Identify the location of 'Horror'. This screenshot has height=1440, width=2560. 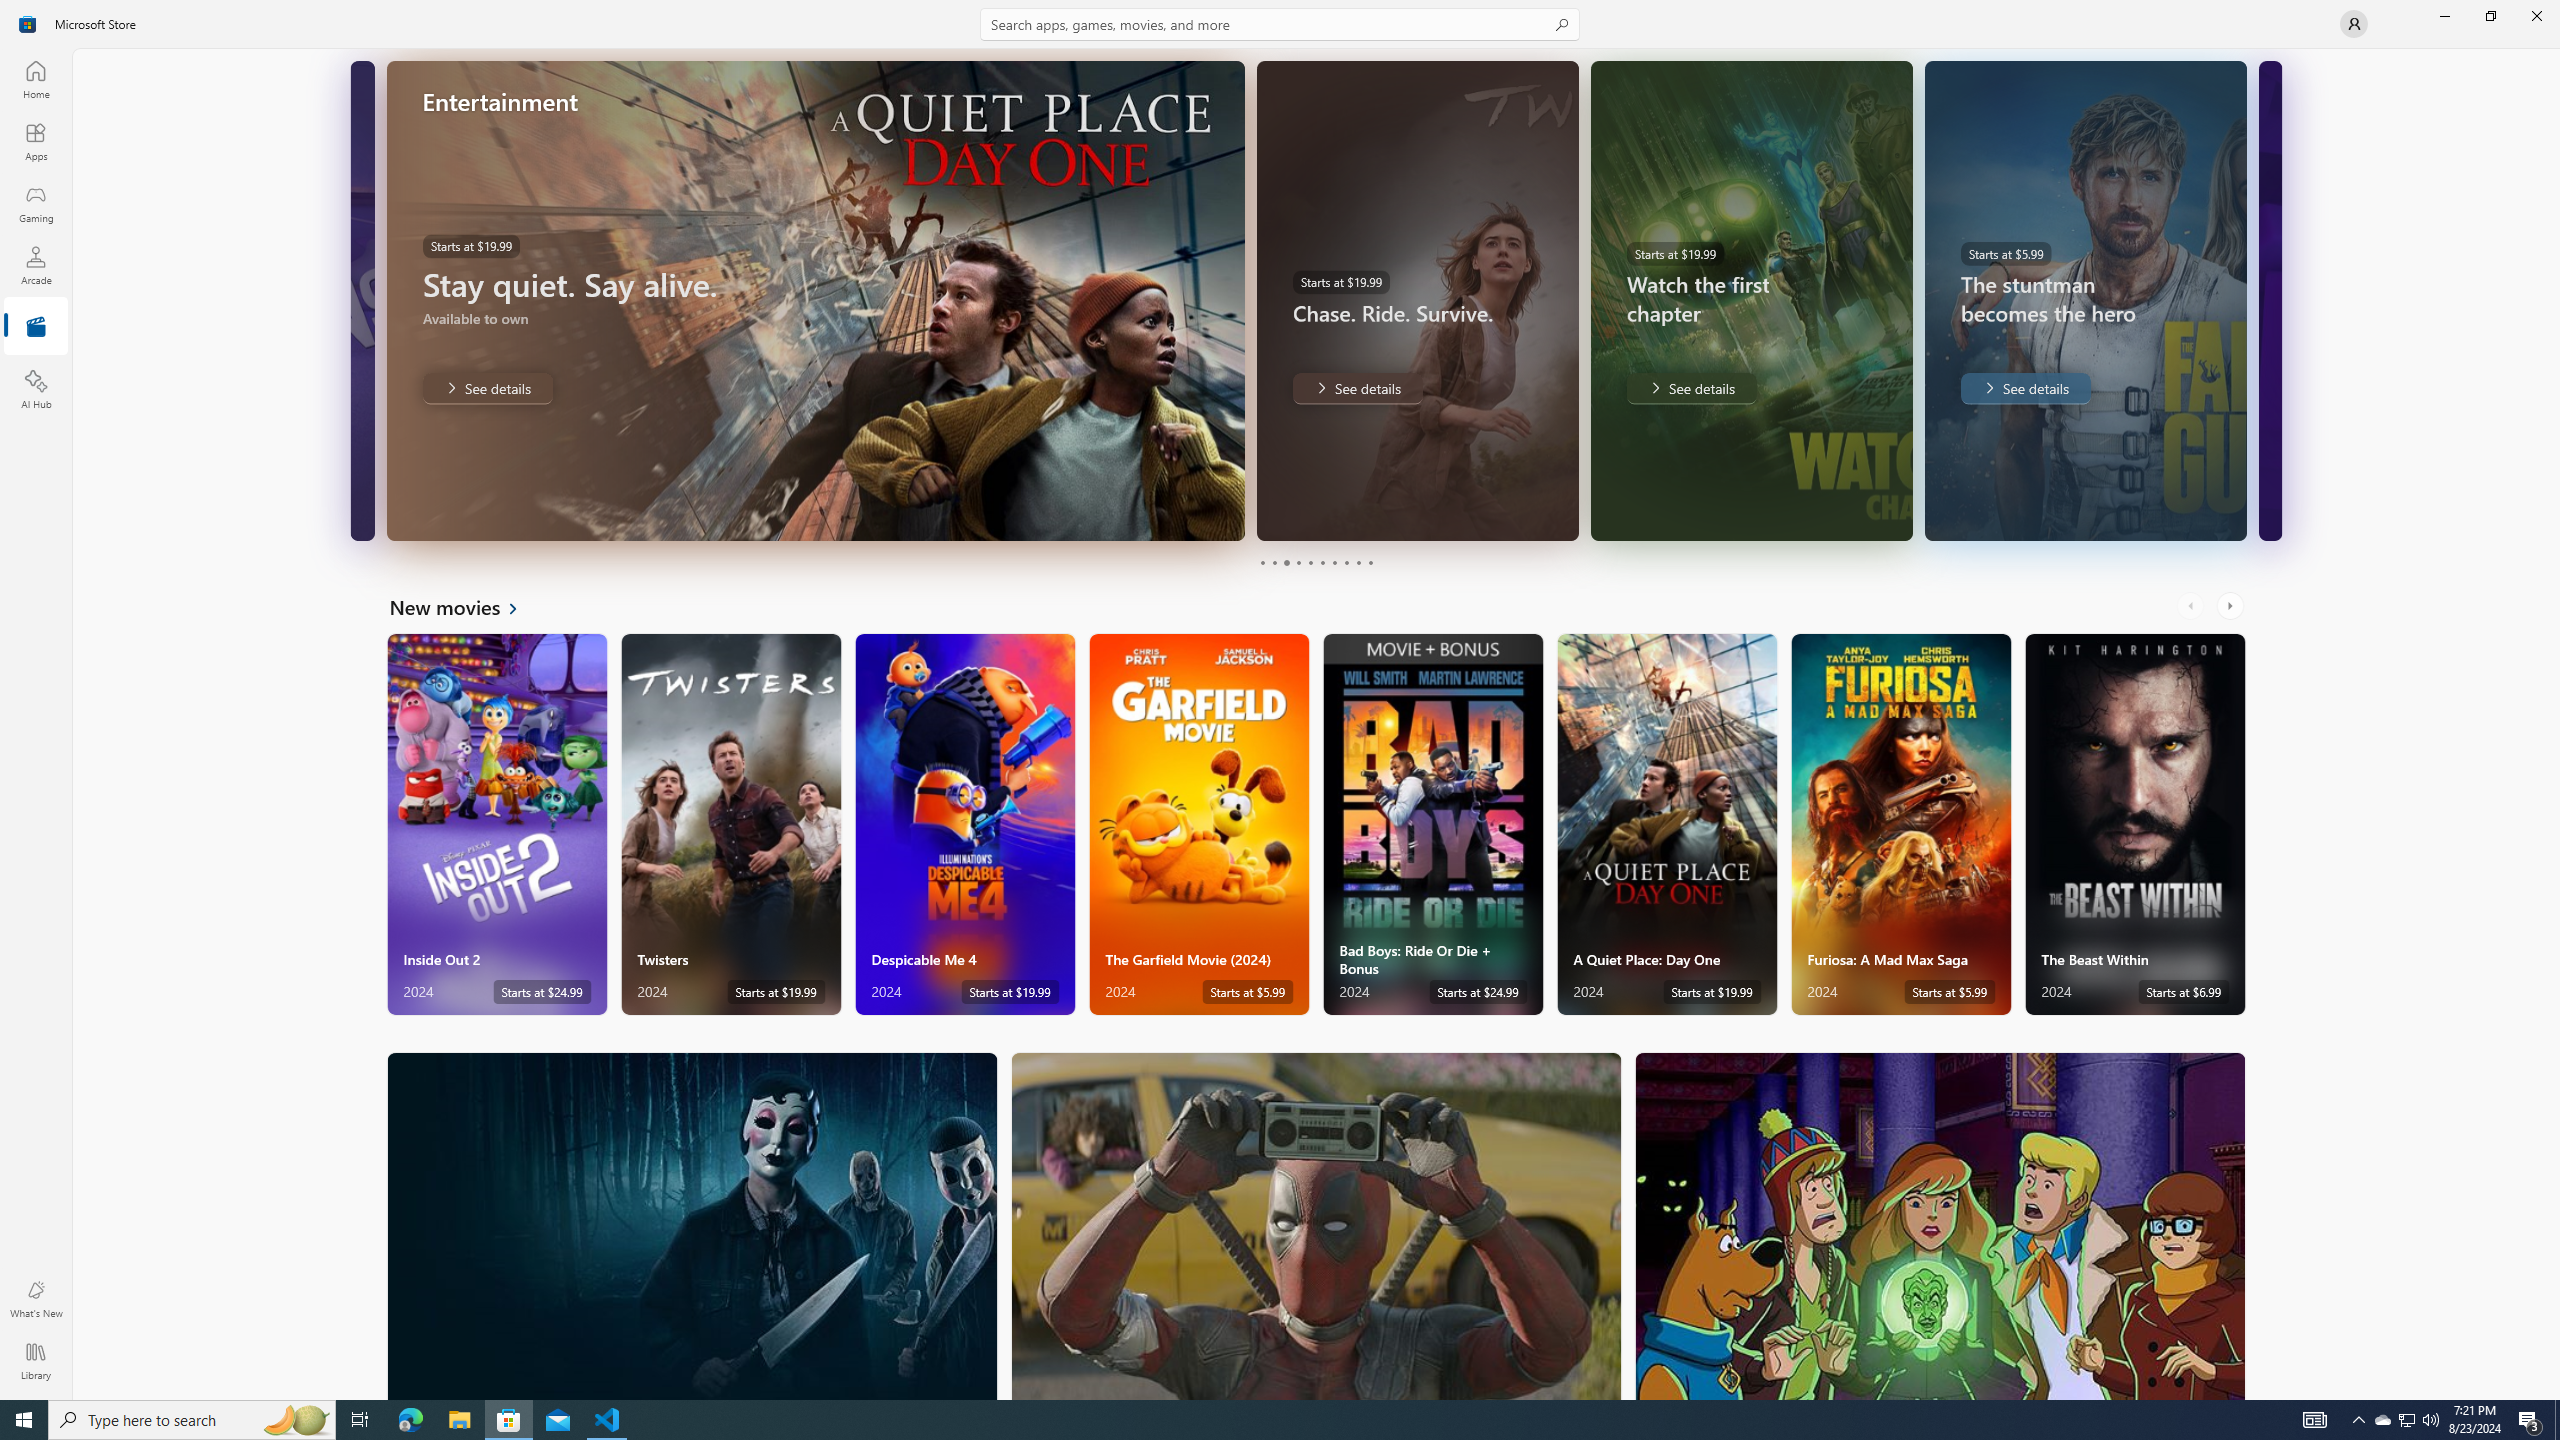
(692, 1225).